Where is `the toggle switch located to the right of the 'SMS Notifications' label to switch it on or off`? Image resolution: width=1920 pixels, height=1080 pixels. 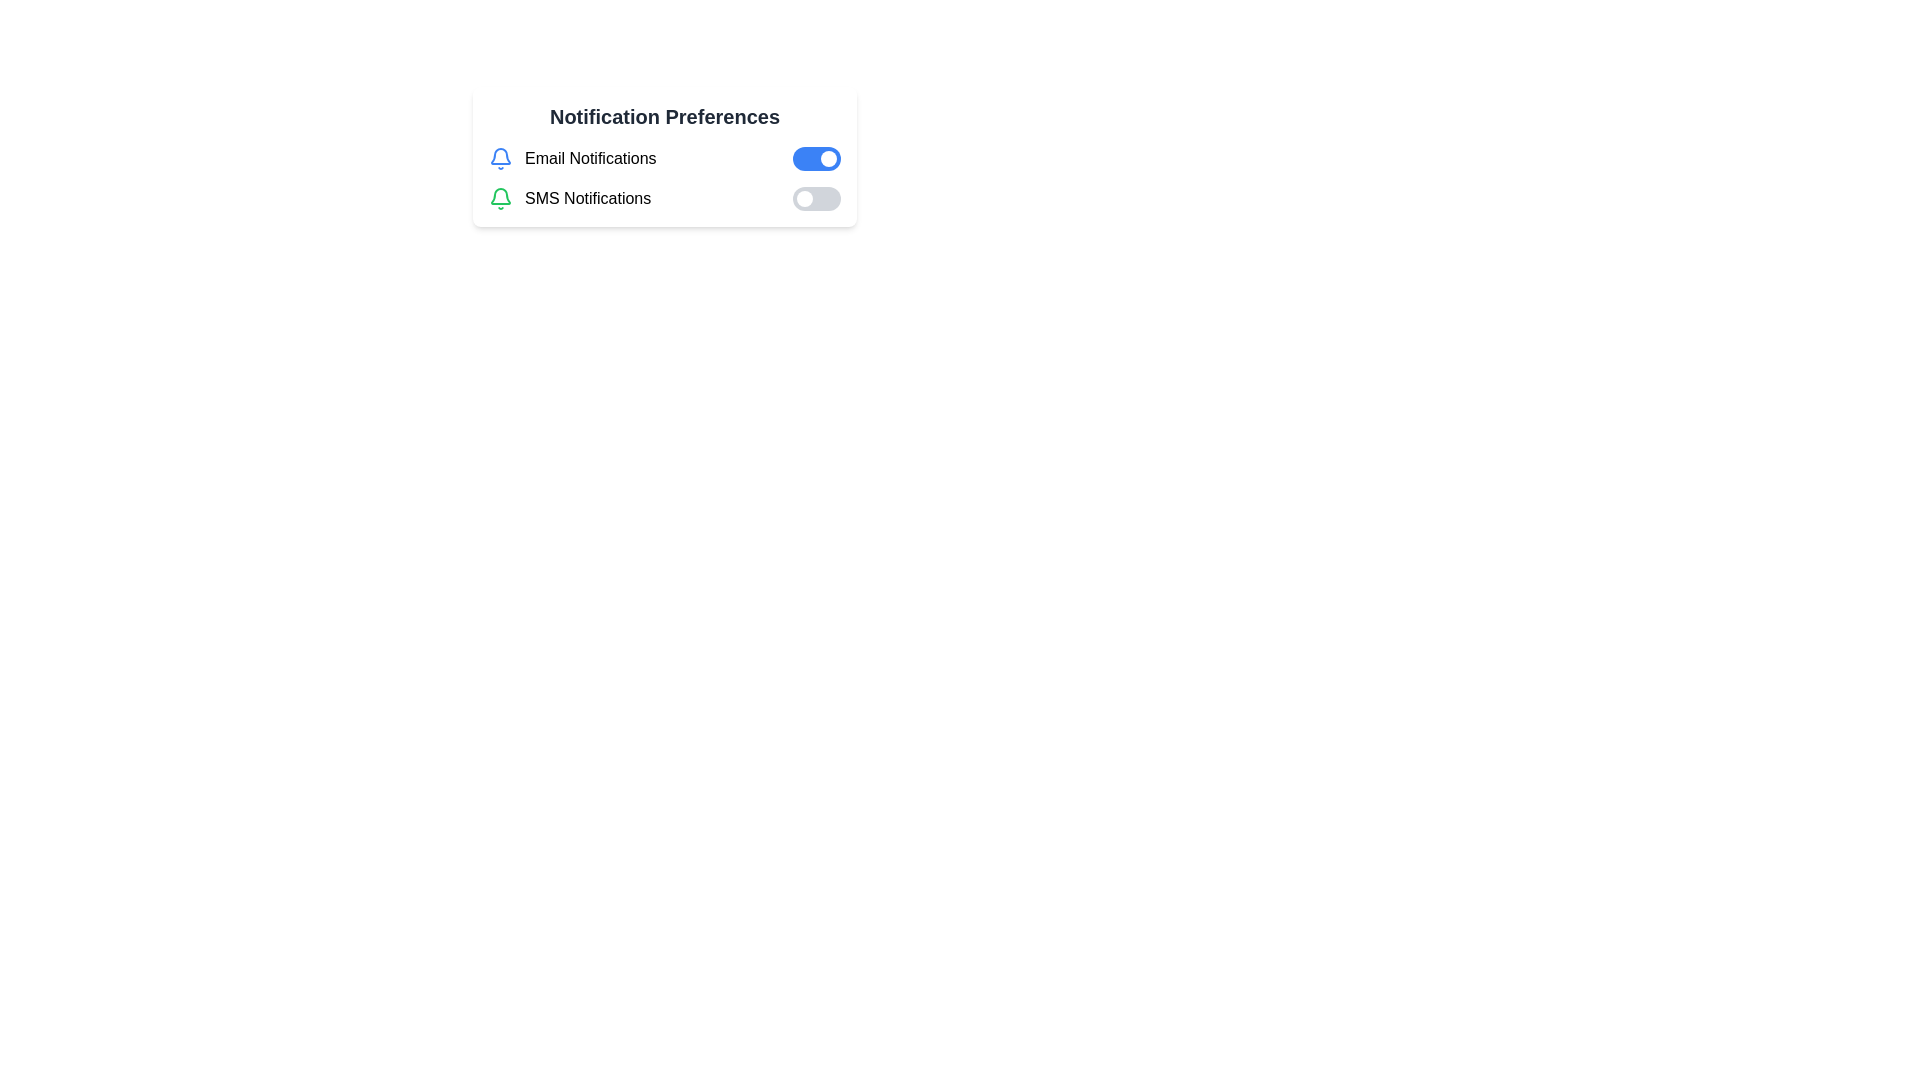
the toggle switch located to the right of the 'SMS Notifications' label to switch it on or off is located at coordinates (816, 199).